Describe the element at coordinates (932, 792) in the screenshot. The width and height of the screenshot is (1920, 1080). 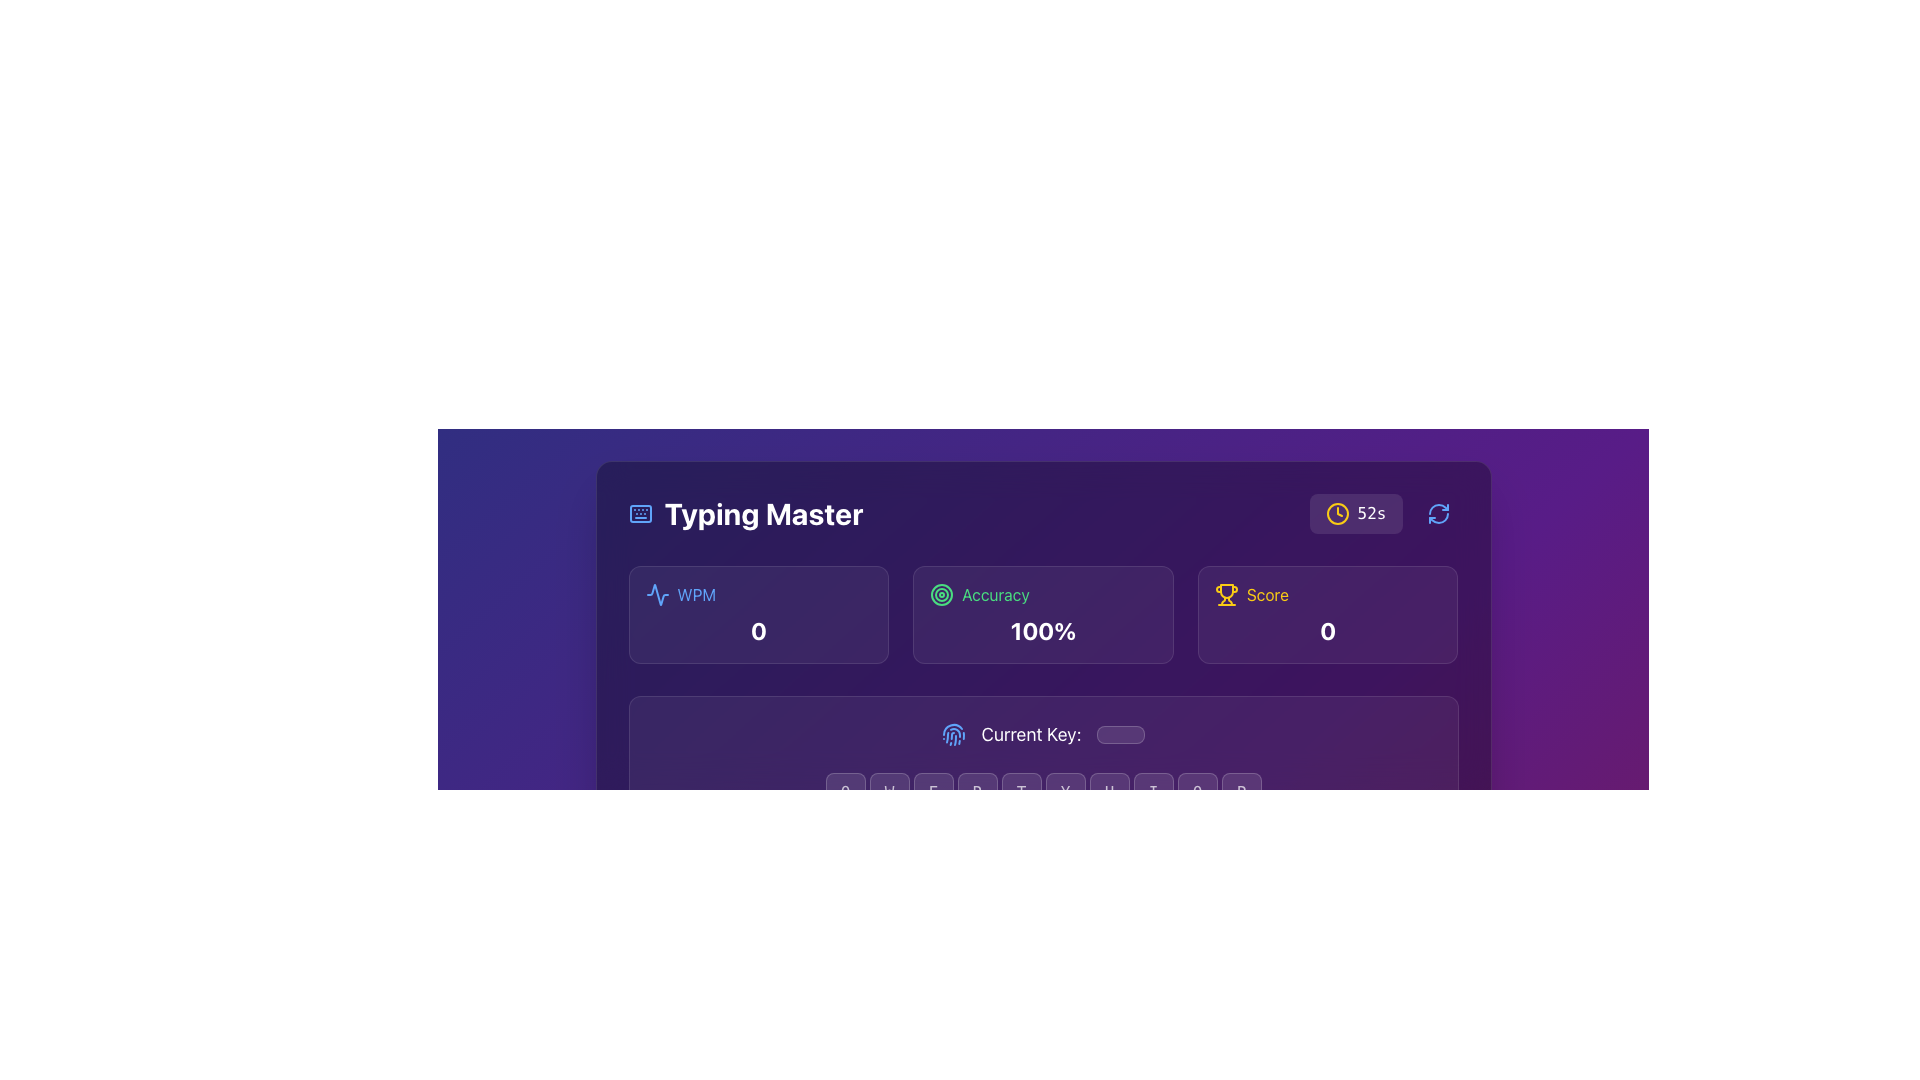
I see `the virtual keyboard key labeled 'E', which is a square button with rounded corners, part of a row of character buttons, positioned centrally near the bottom of the interface` at that location.